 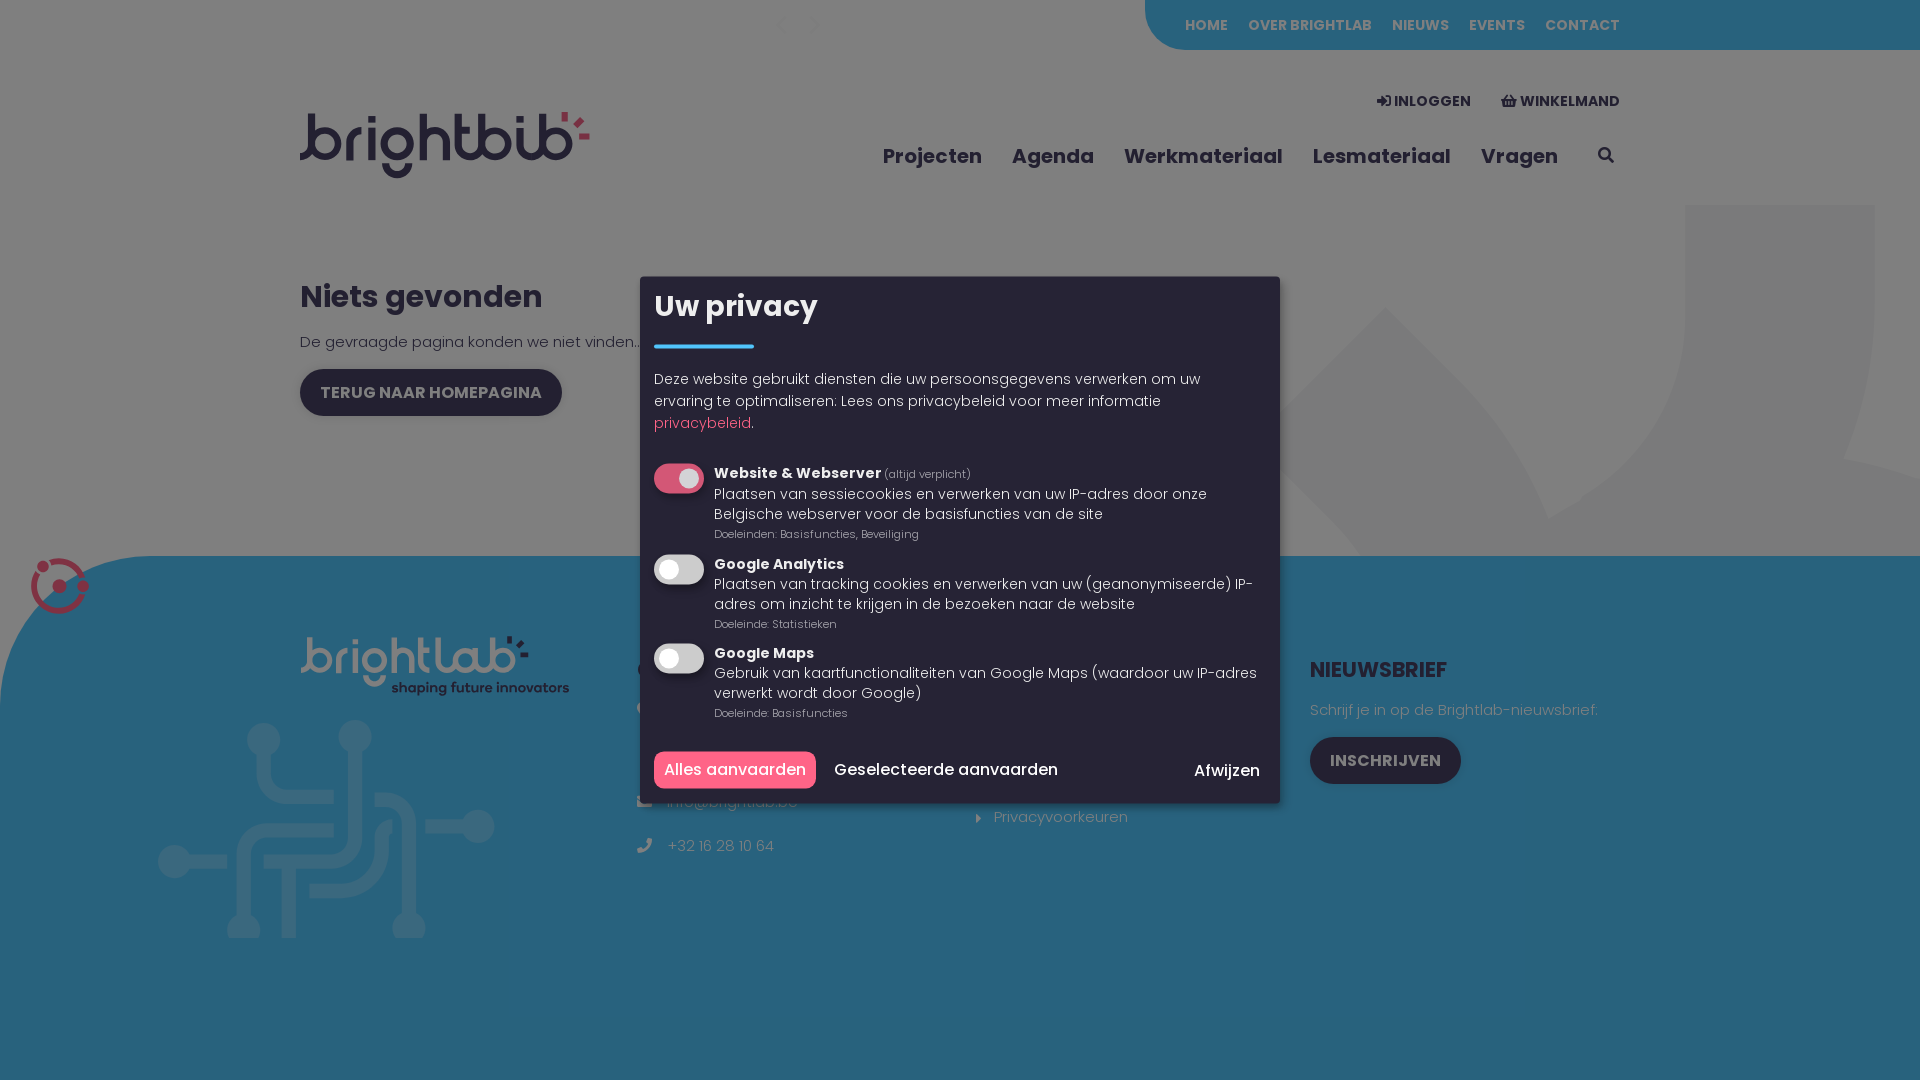 I want to click on 'info@brightlab.be', so click(x=731, y=800).